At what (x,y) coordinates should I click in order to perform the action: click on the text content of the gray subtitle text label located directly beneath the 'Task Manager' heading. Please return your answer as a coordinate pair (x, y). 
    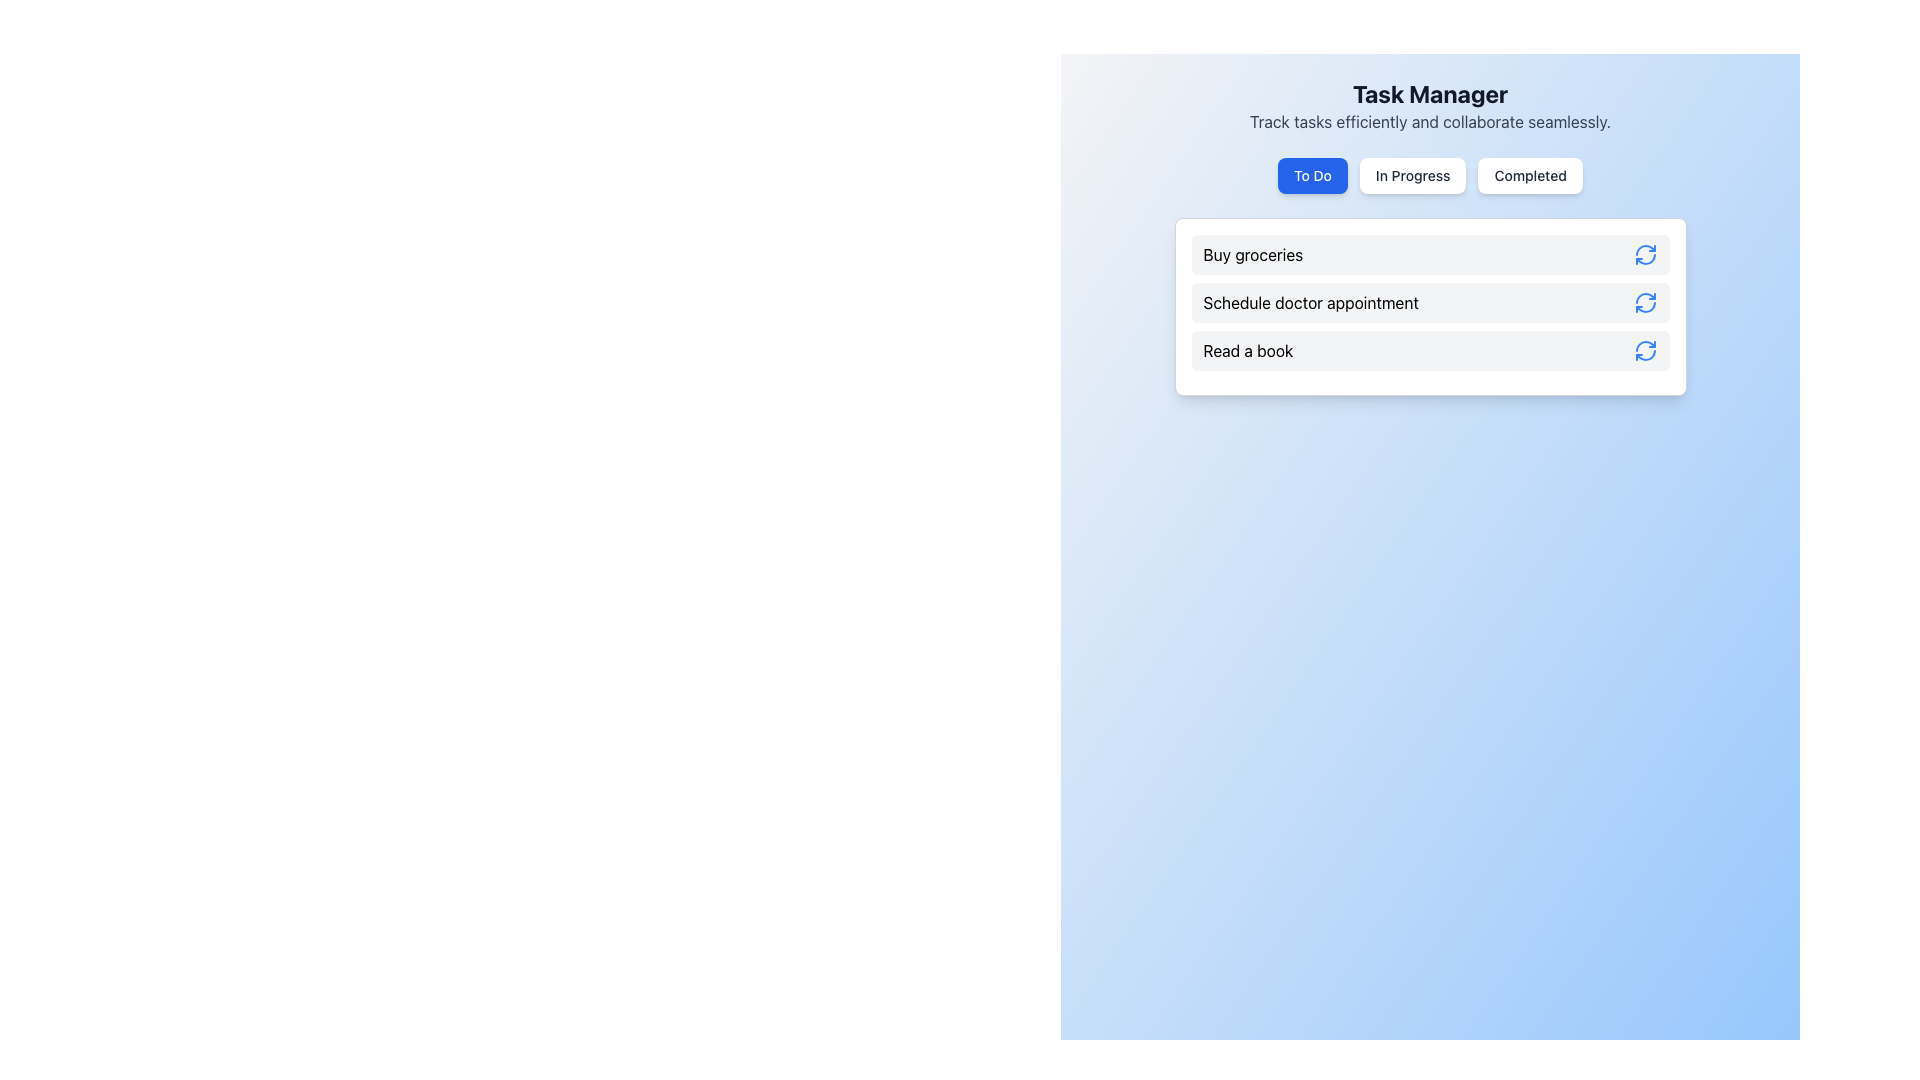
    Looking at the image, I should click on (1429, 122).